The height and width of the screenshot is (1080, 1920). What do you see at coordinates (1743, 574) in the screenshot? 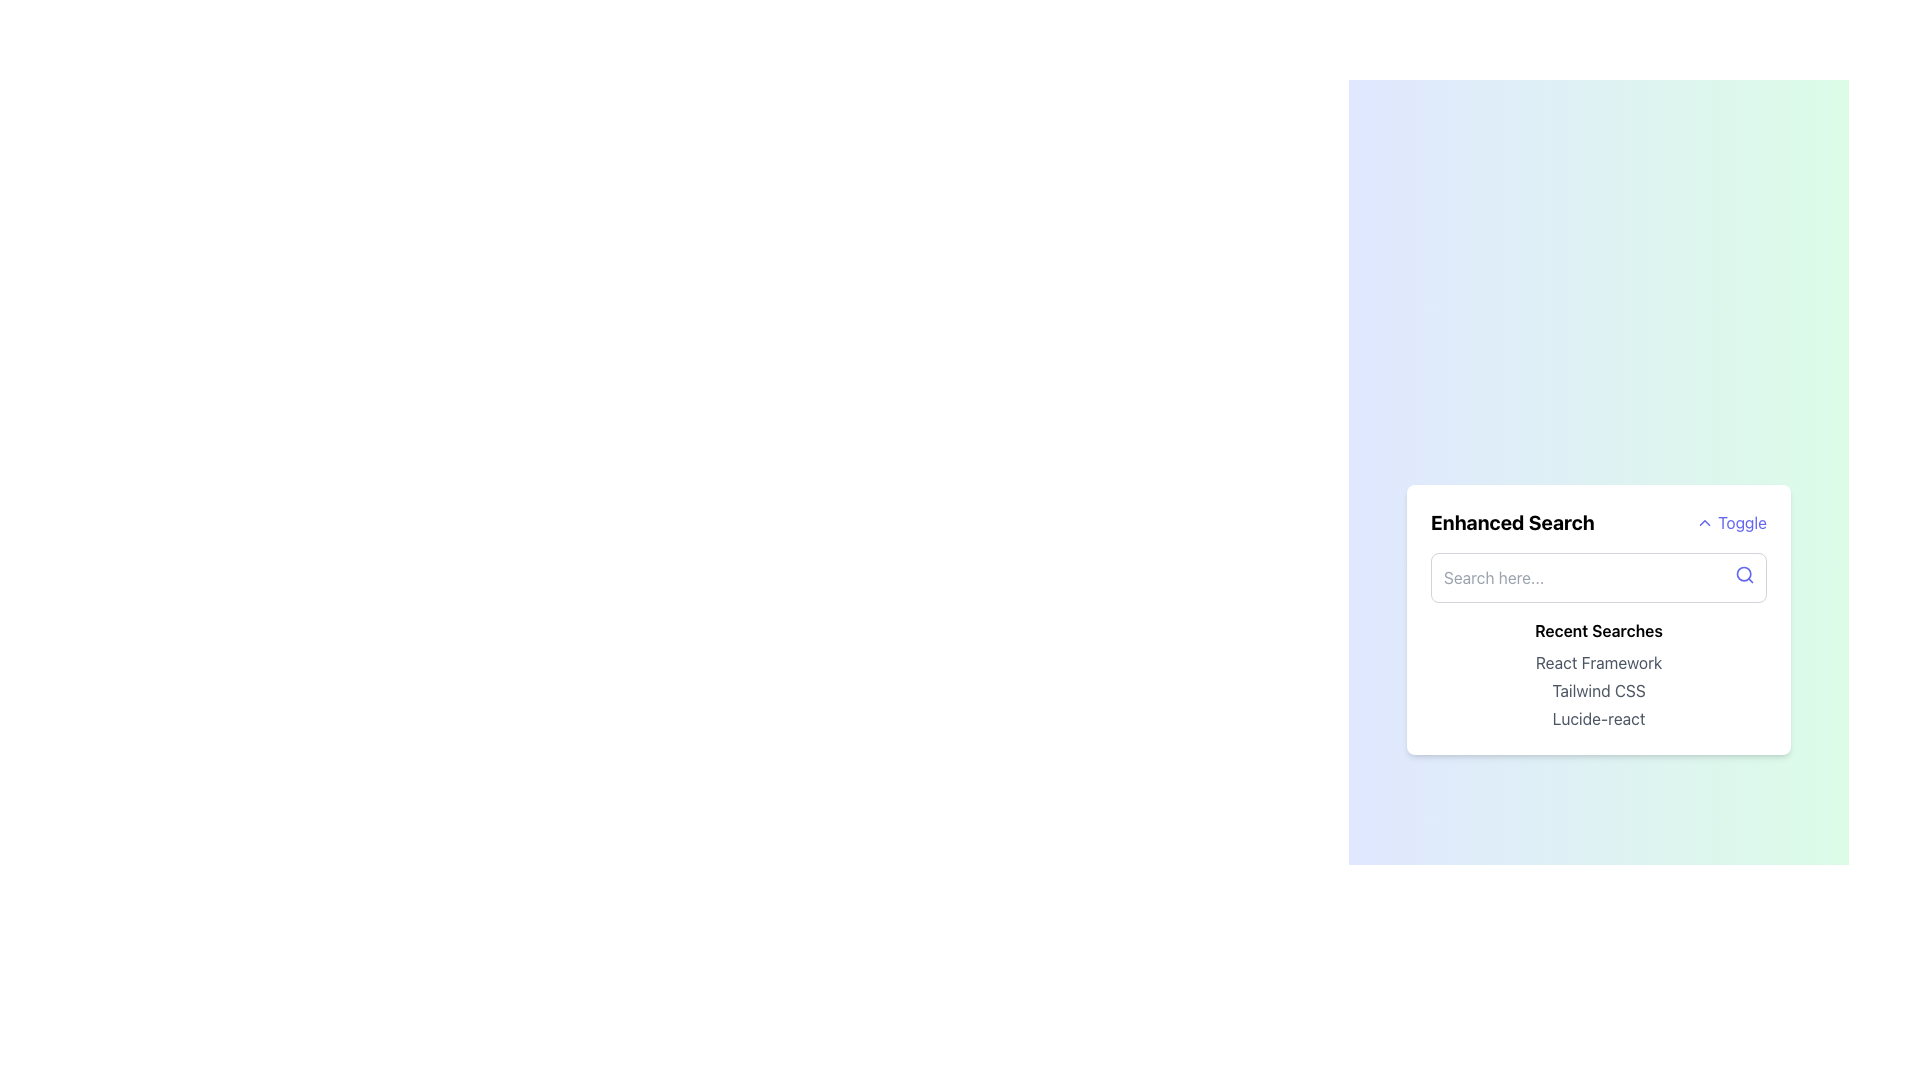
I see `the small circular icon within the search icon, located at the right side of the search interface` at bounding box center [1743, 574].